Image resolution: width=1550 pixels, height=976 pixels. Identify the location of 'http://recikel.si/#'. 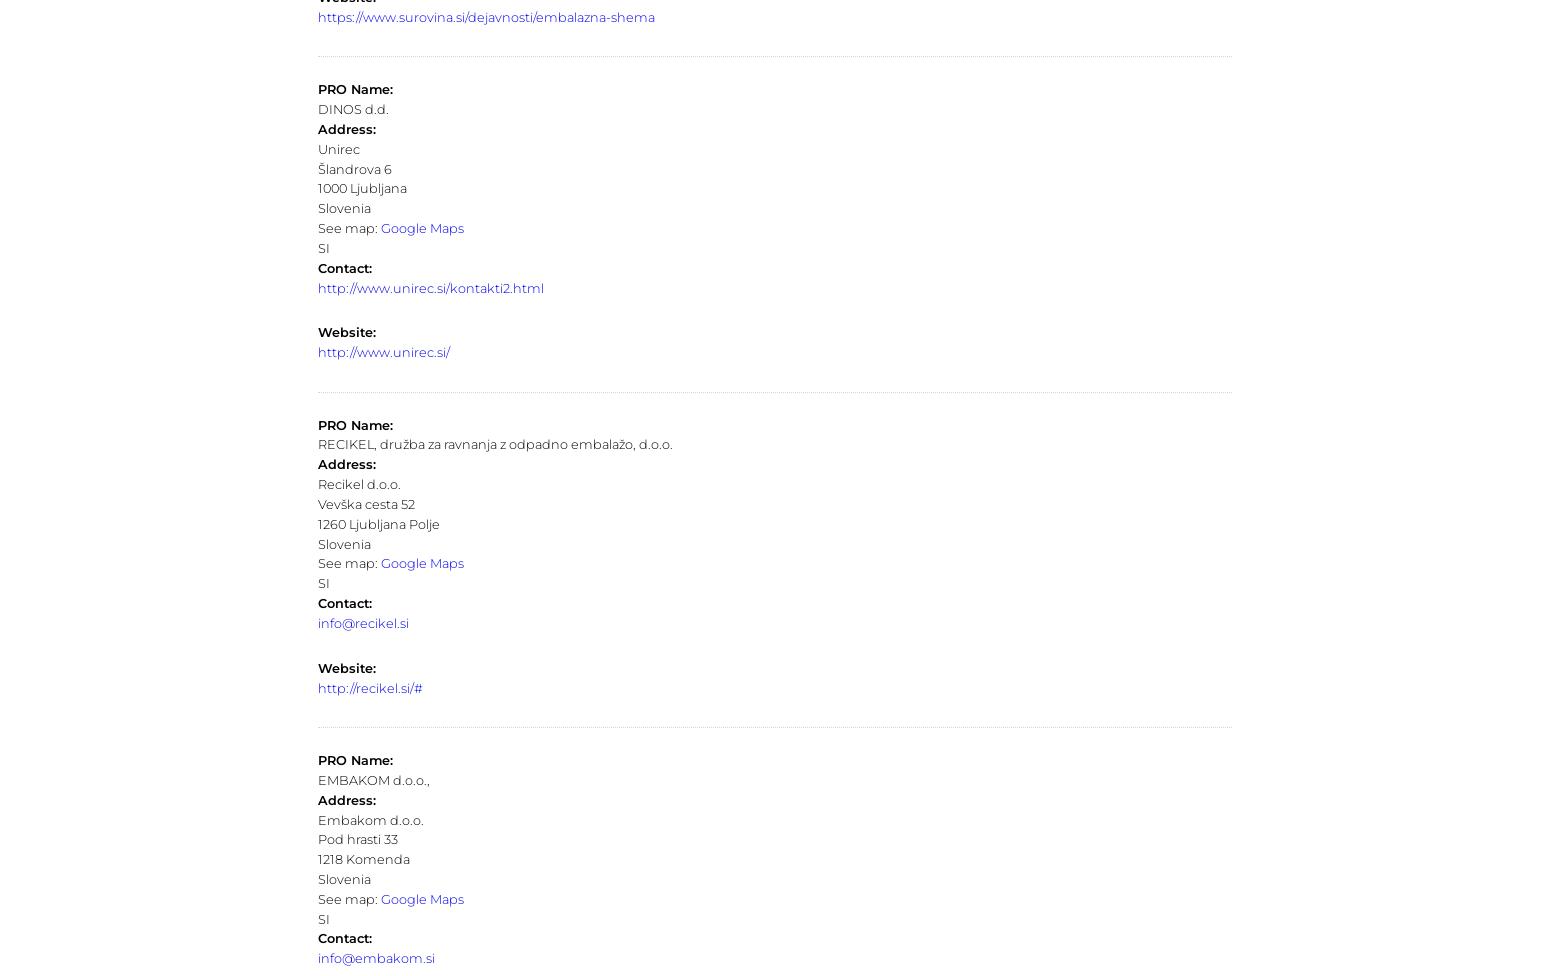
(368, 686).